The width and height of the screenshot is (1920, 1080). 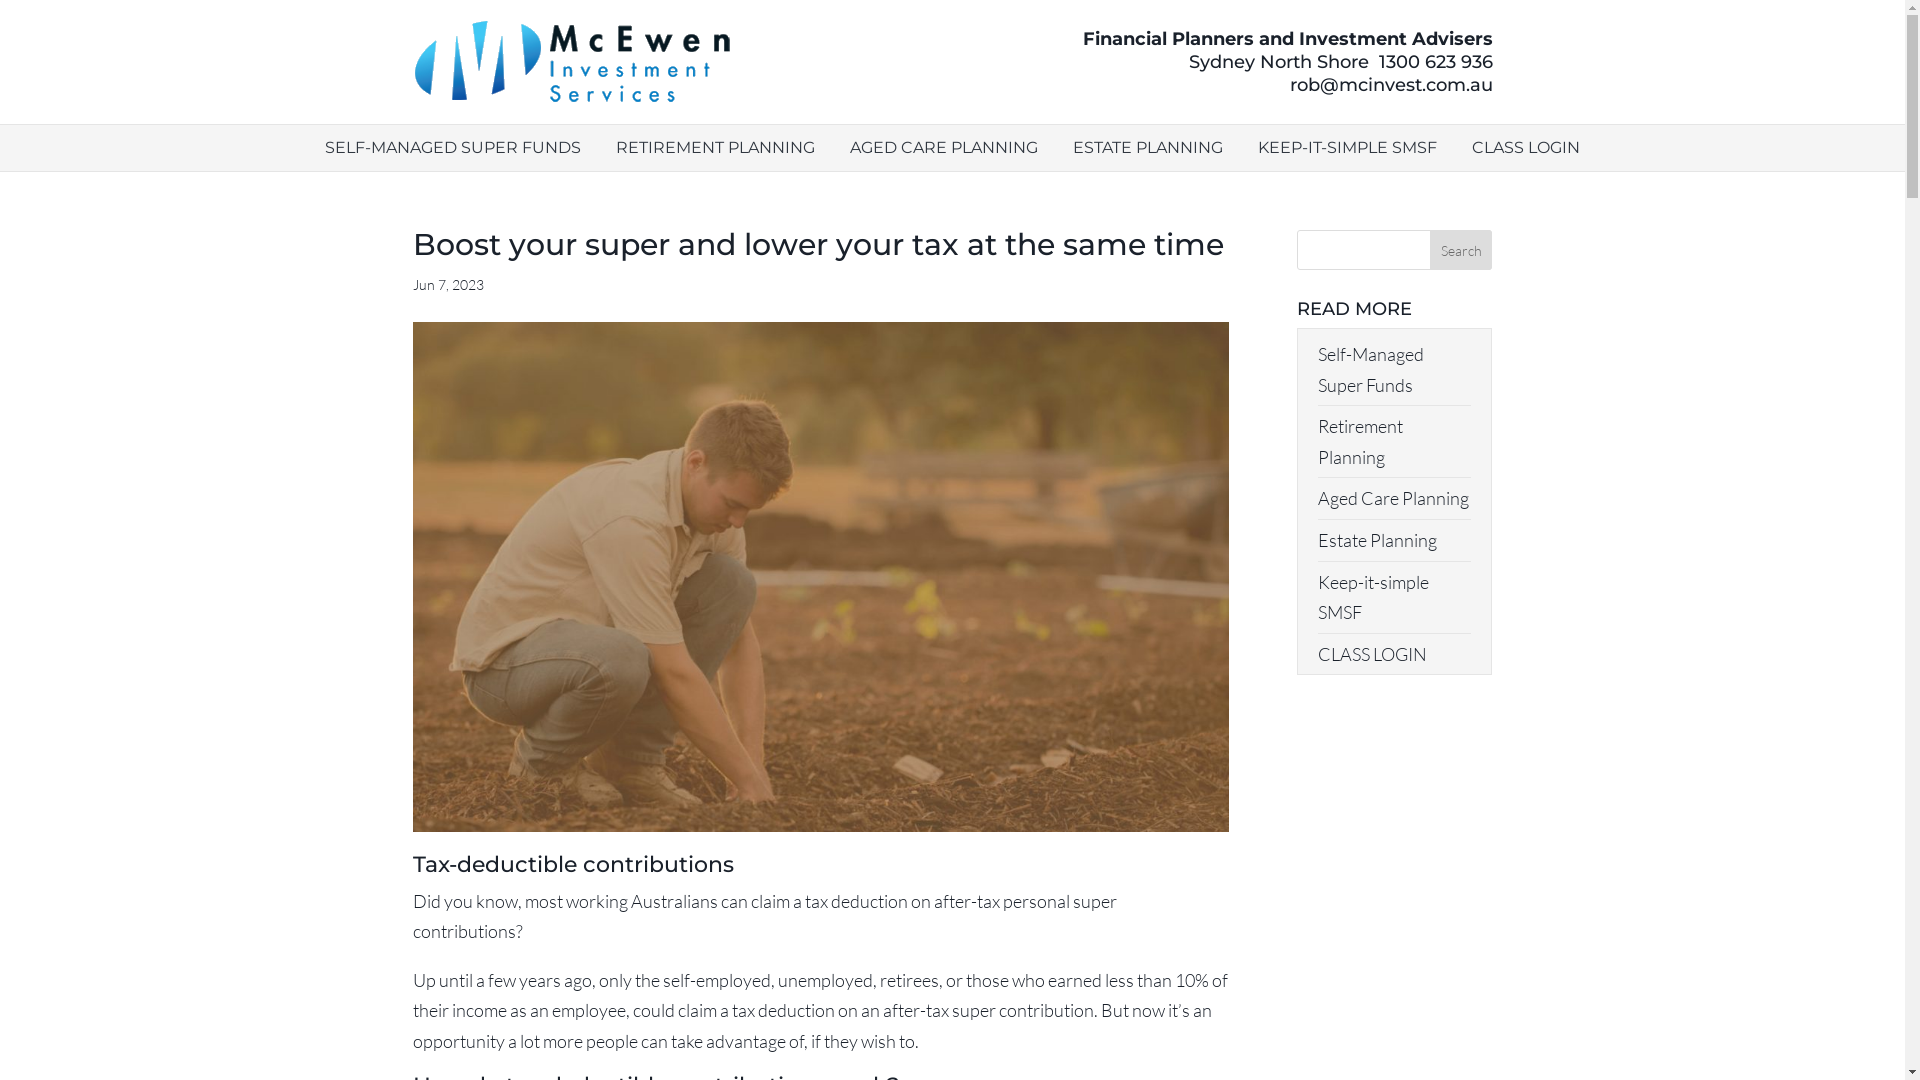 I want to click on 'Aged Care Planning', so click(x=1392, y=496).